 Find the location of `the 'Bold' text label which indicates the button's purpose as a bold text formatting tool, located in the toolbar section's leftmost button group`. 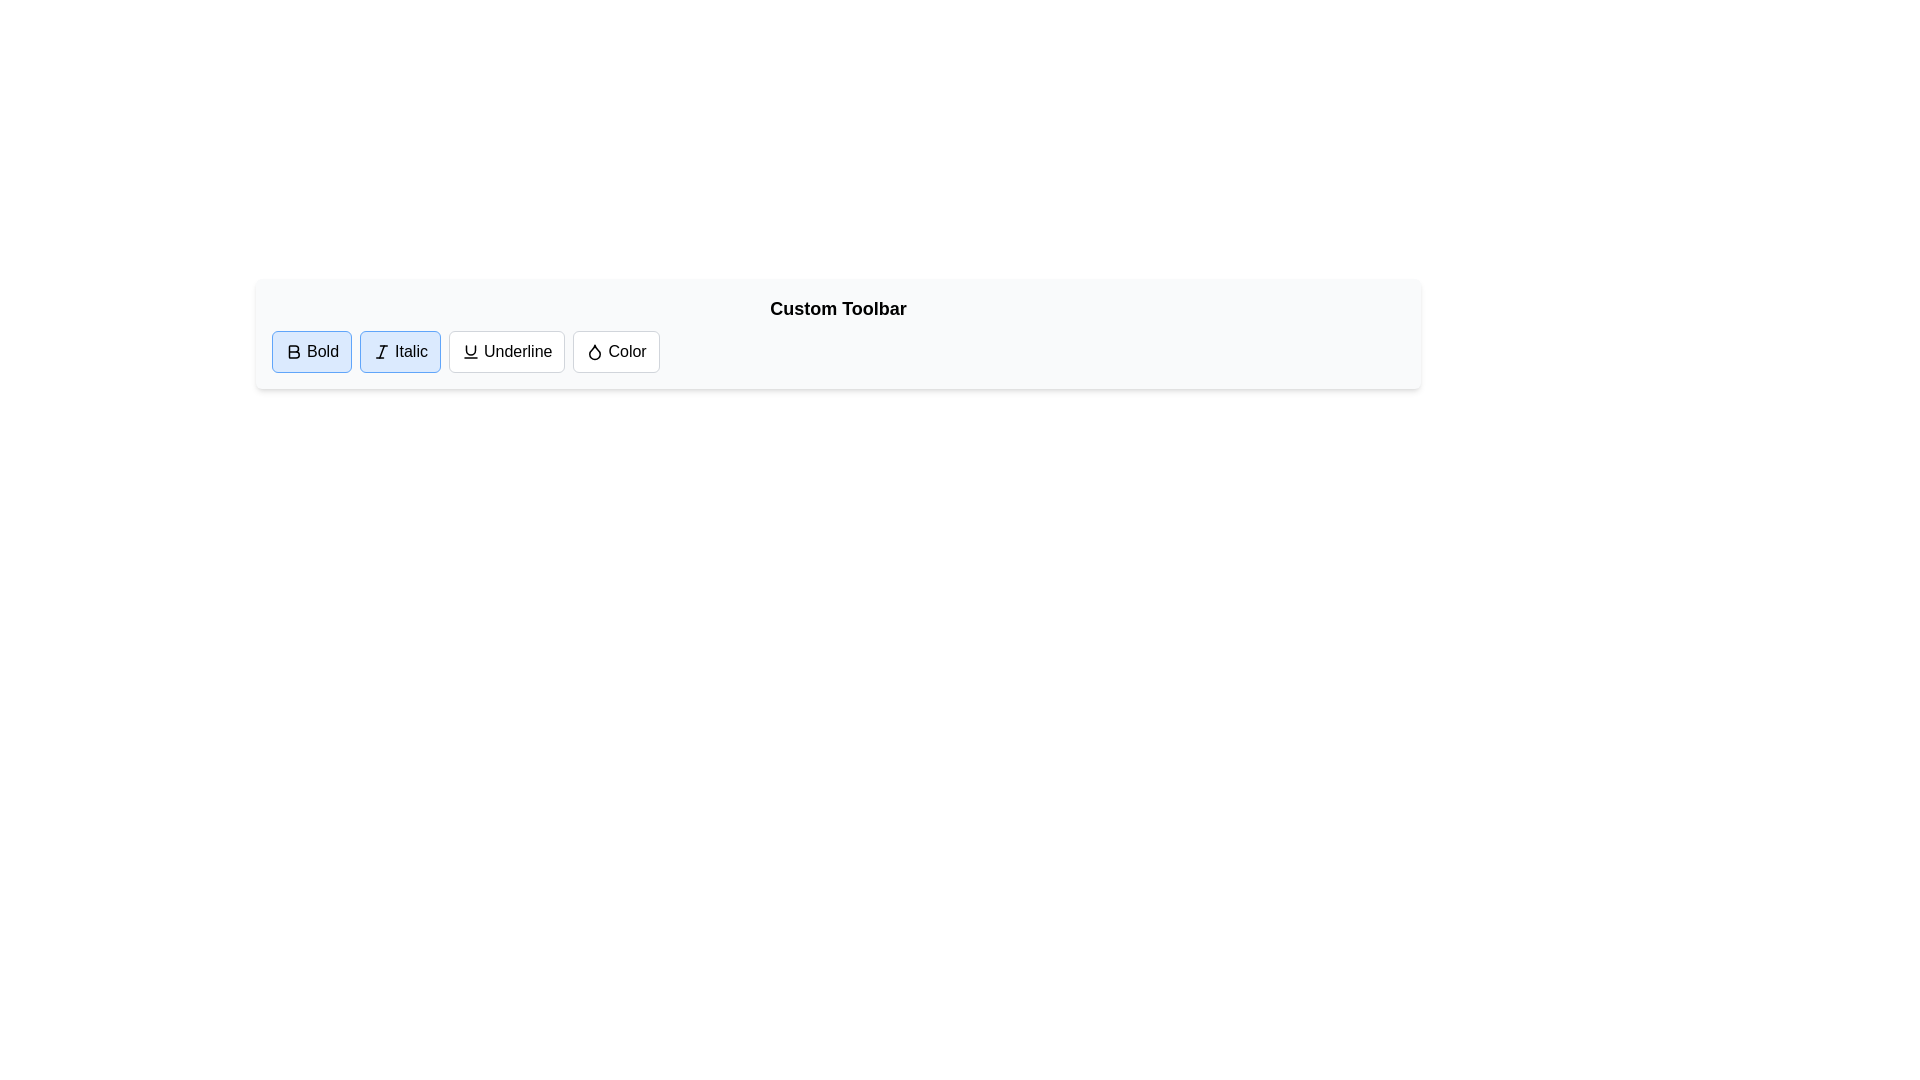

the 'Bold' text label which indicates the button's purpose as a bold text formatting tool, located in the toolbar section's leftmost button group is located at coordinates (322, 350).